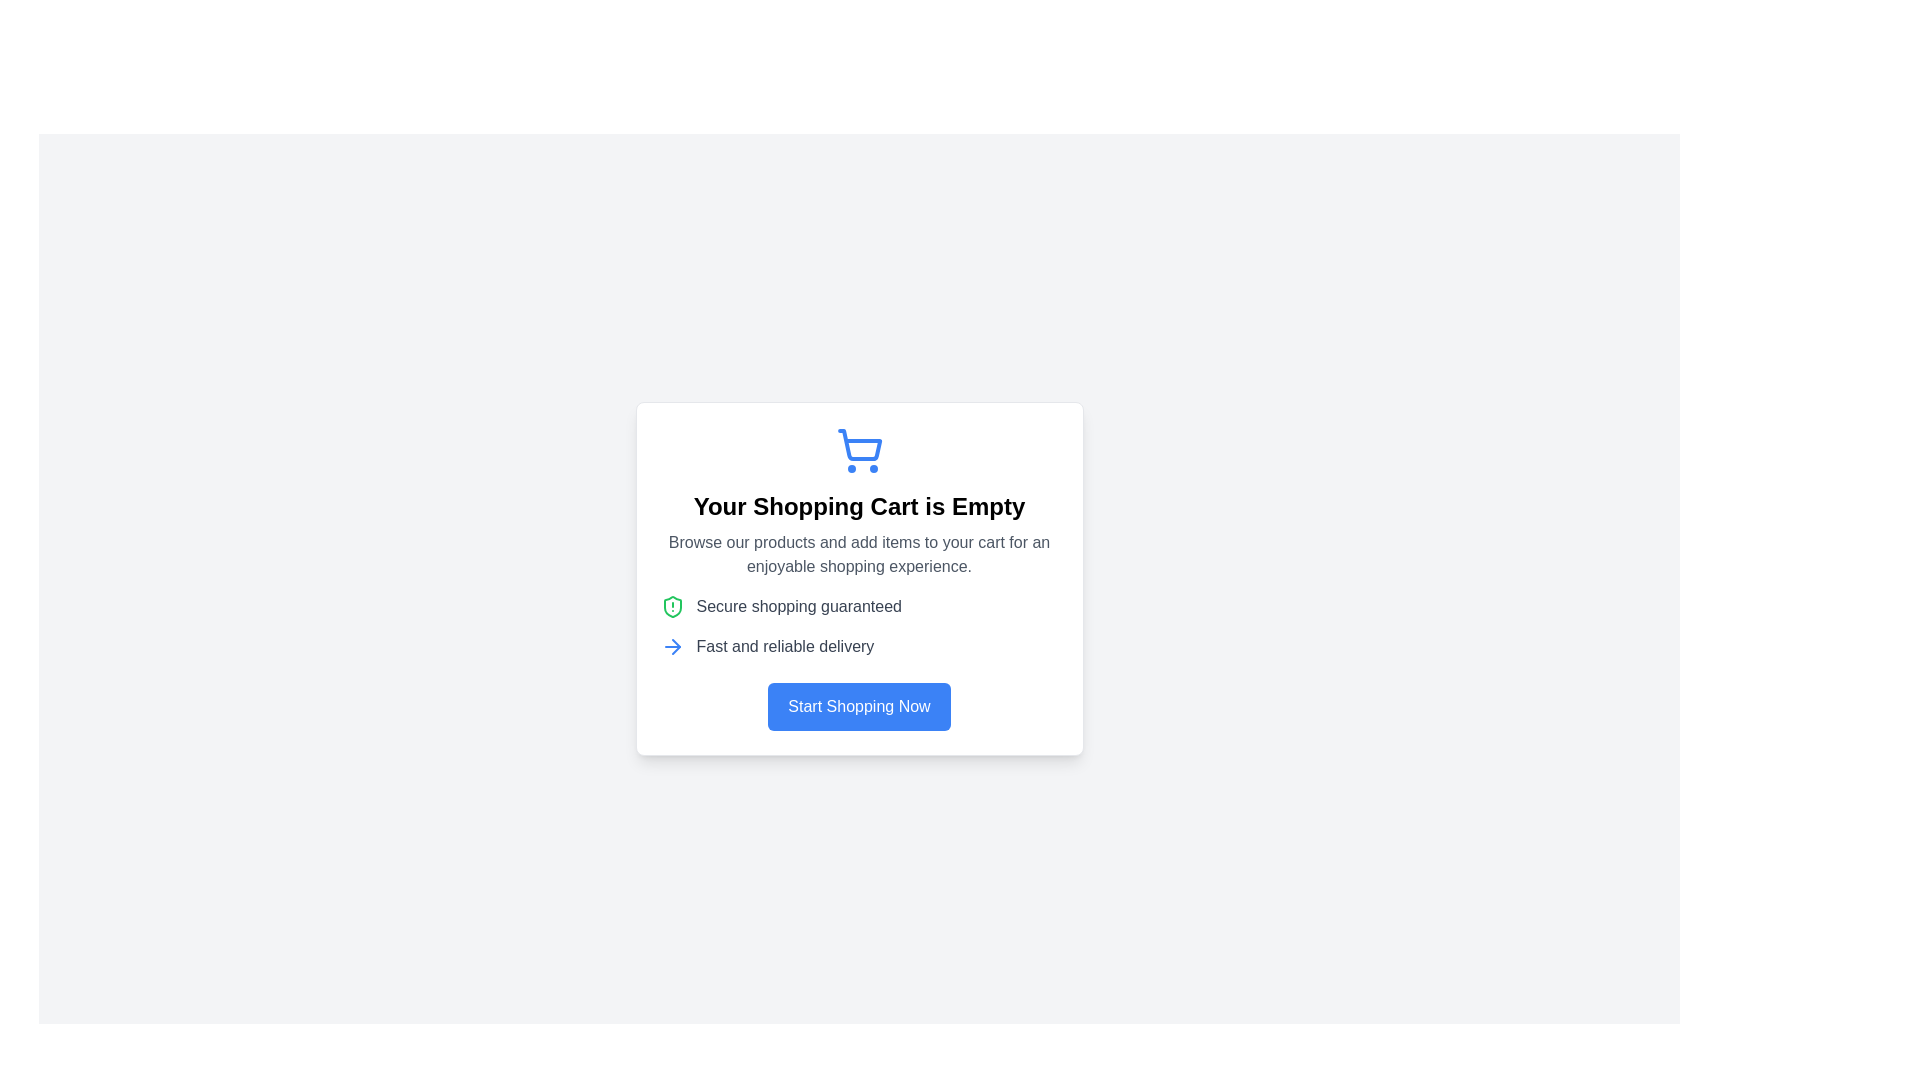 Image resolution: width=1920 pixels, height=1080 pixels. What do you see at coordinates (859, 705) in the screenshot?
I see `the shopping button located in the center of the interface, directly below the 'Your Shopping Cart is Empty' text box, to change its color` at bounding box center [859, 705].